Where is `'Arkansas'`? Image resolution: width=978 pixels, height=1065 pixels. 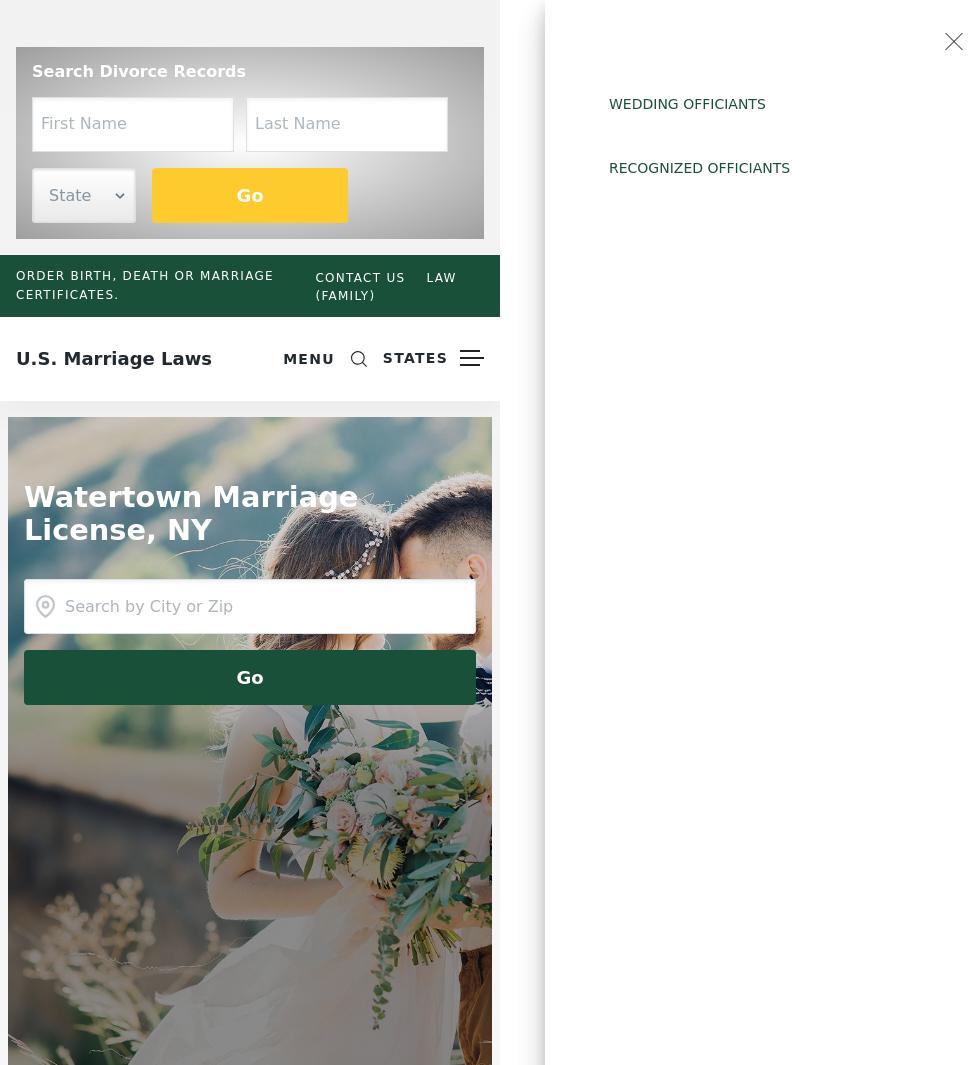 'Arkansas' is located at coordinates (609, 183).